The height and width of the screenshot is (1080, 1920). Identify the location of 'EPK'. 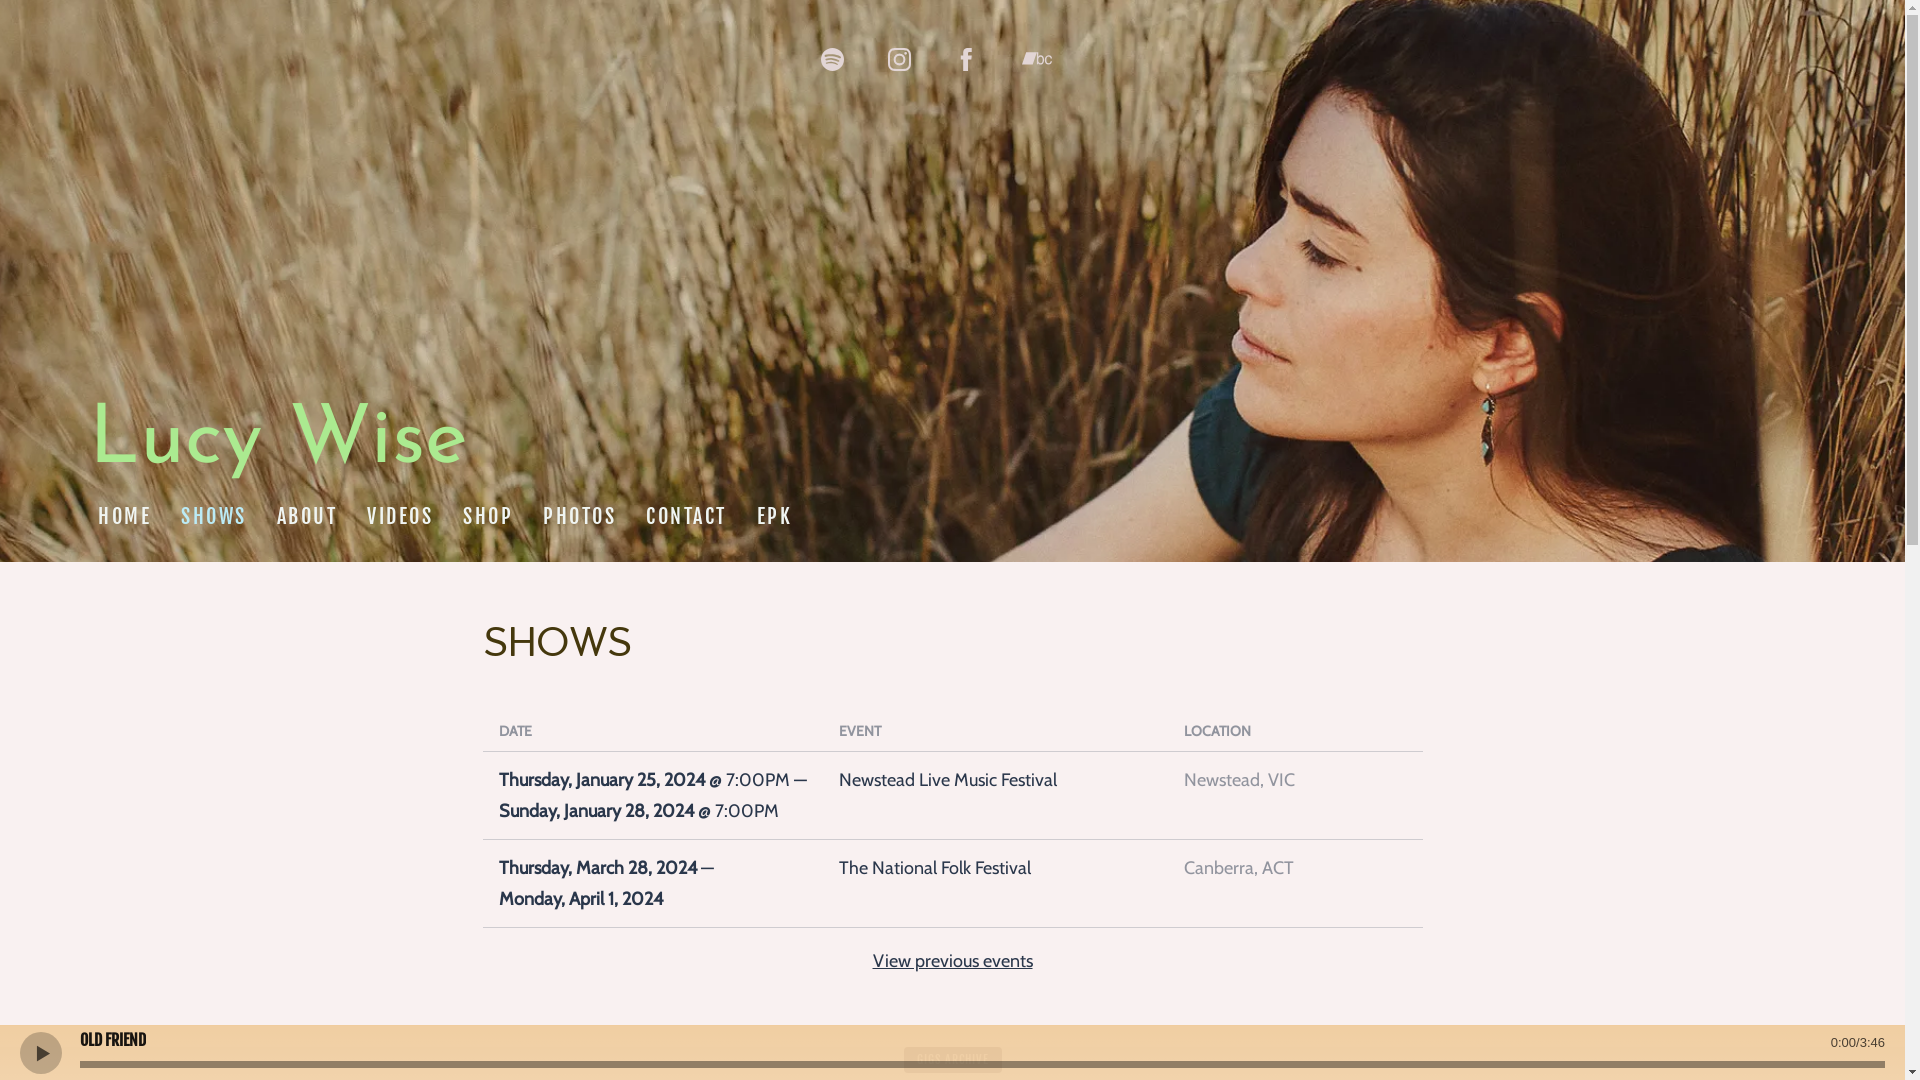
(772, 515).